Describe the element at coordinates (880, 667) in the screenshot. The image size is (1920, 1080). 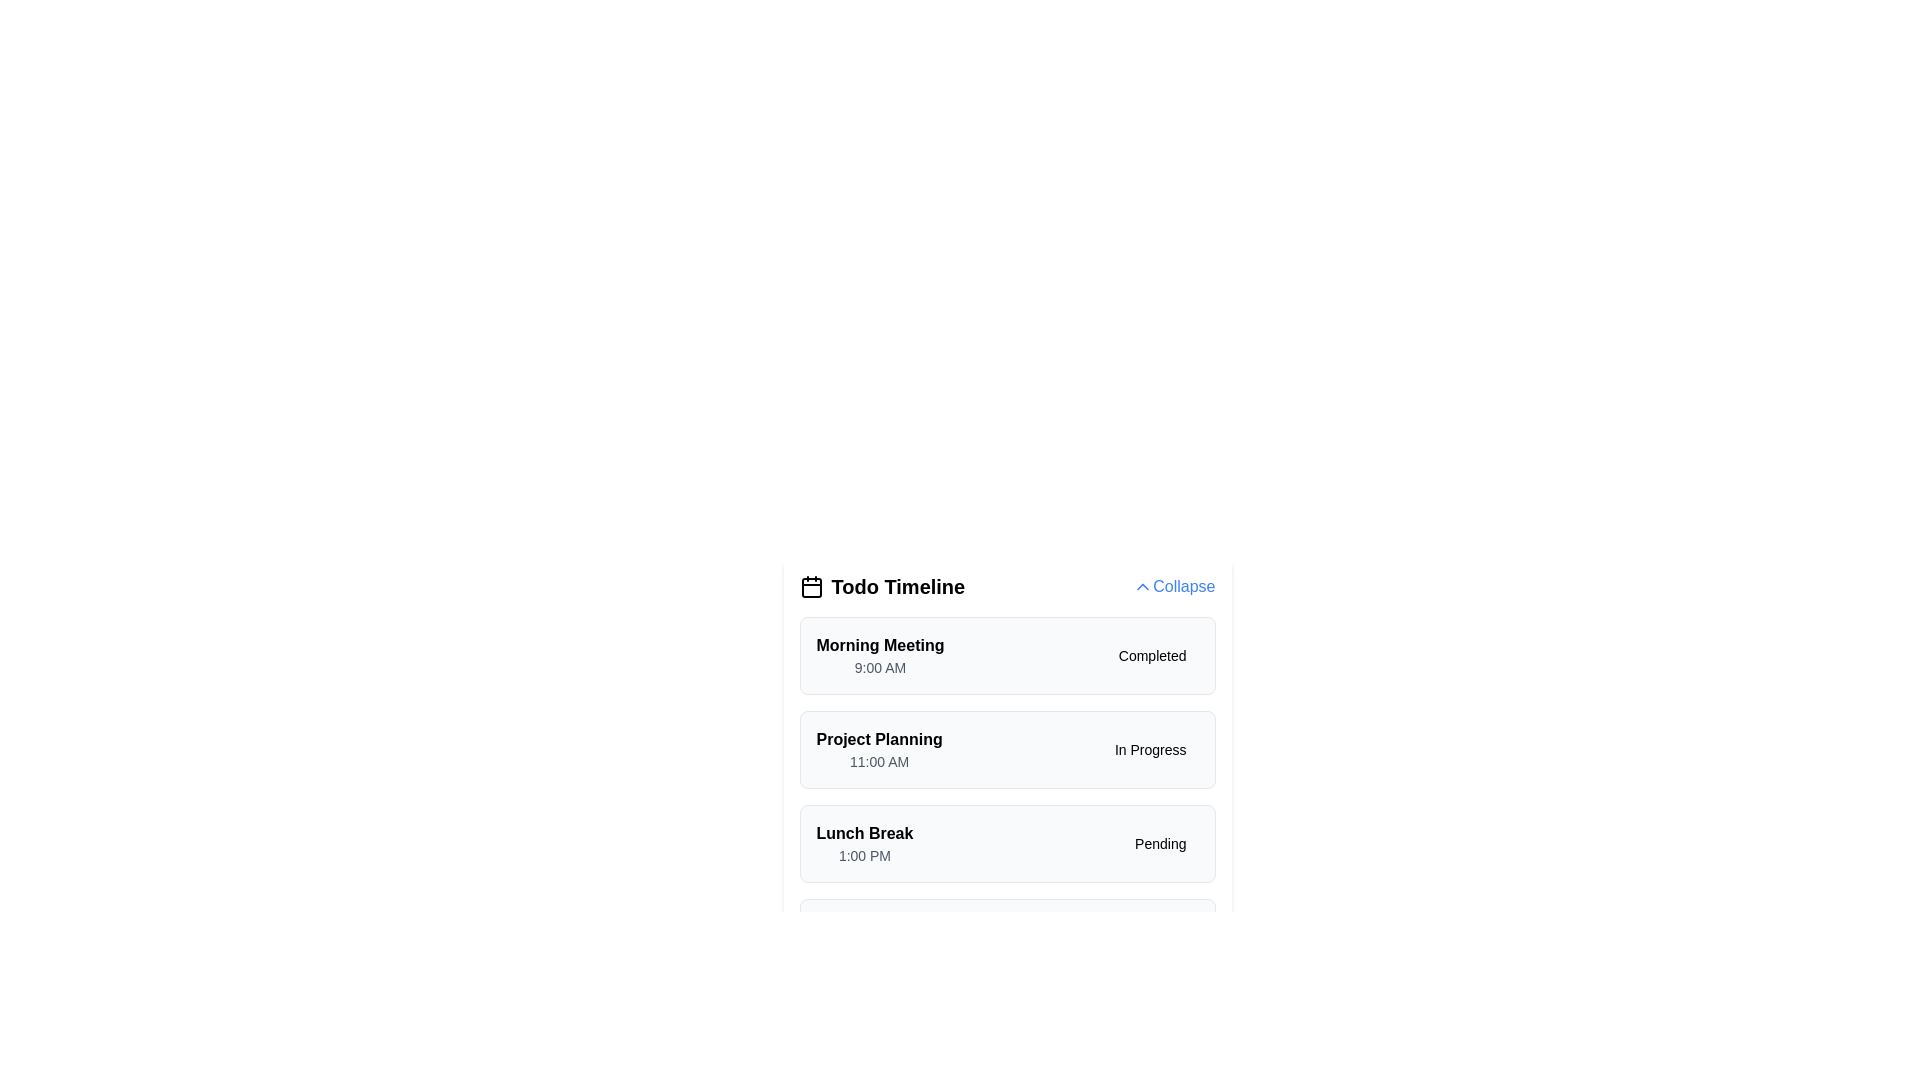
I see `the informational text displaying the scheduled time for the 'Morning Meeting' located under the 'Morning Meeting' block in the 'Todo Timeline' section` at that location.